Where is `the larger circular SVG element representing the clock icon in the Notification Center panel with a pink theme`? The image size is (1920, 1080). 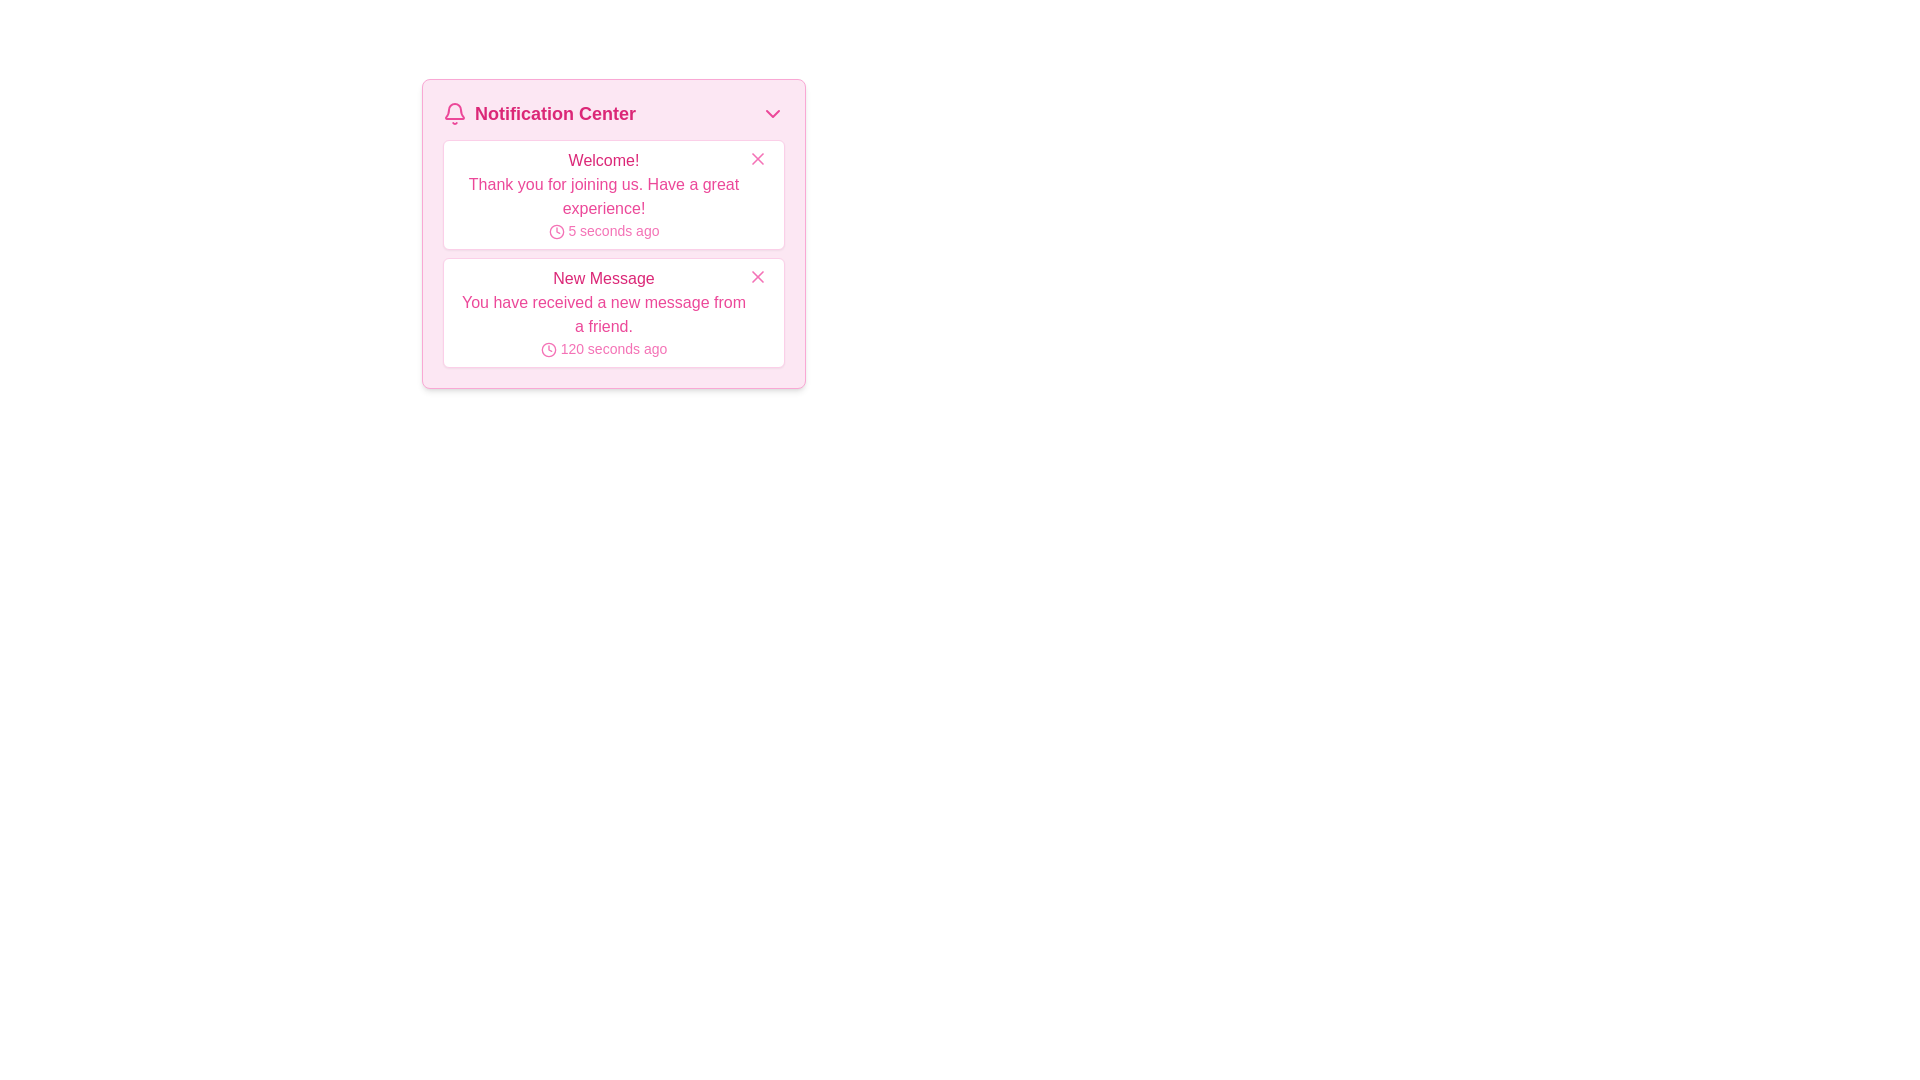 the larger circular SVG element representing the clock icon in the Notification Center panel with a pink theme is located at coordinates (548, 349).